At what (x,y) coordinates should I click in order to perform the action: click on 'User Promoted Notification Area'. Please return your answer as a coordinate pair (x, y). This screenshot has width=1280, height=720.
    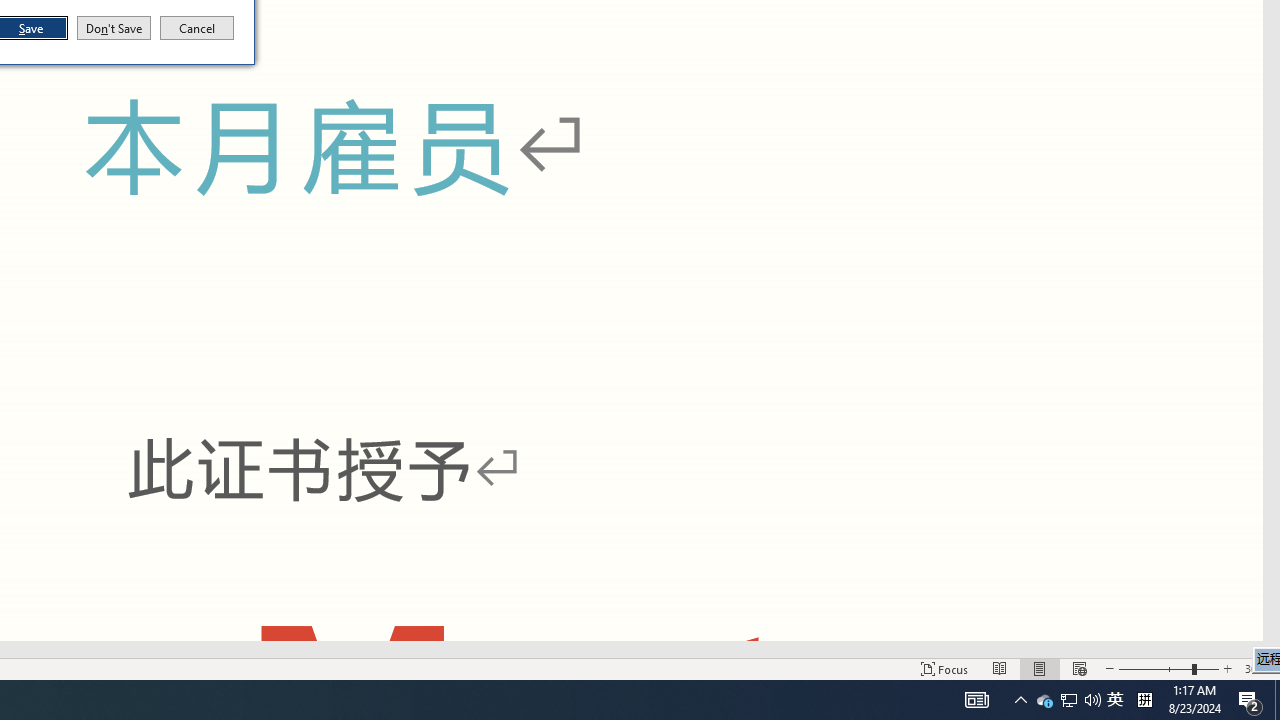
    Looking at the image, I should click on (1067, 698).